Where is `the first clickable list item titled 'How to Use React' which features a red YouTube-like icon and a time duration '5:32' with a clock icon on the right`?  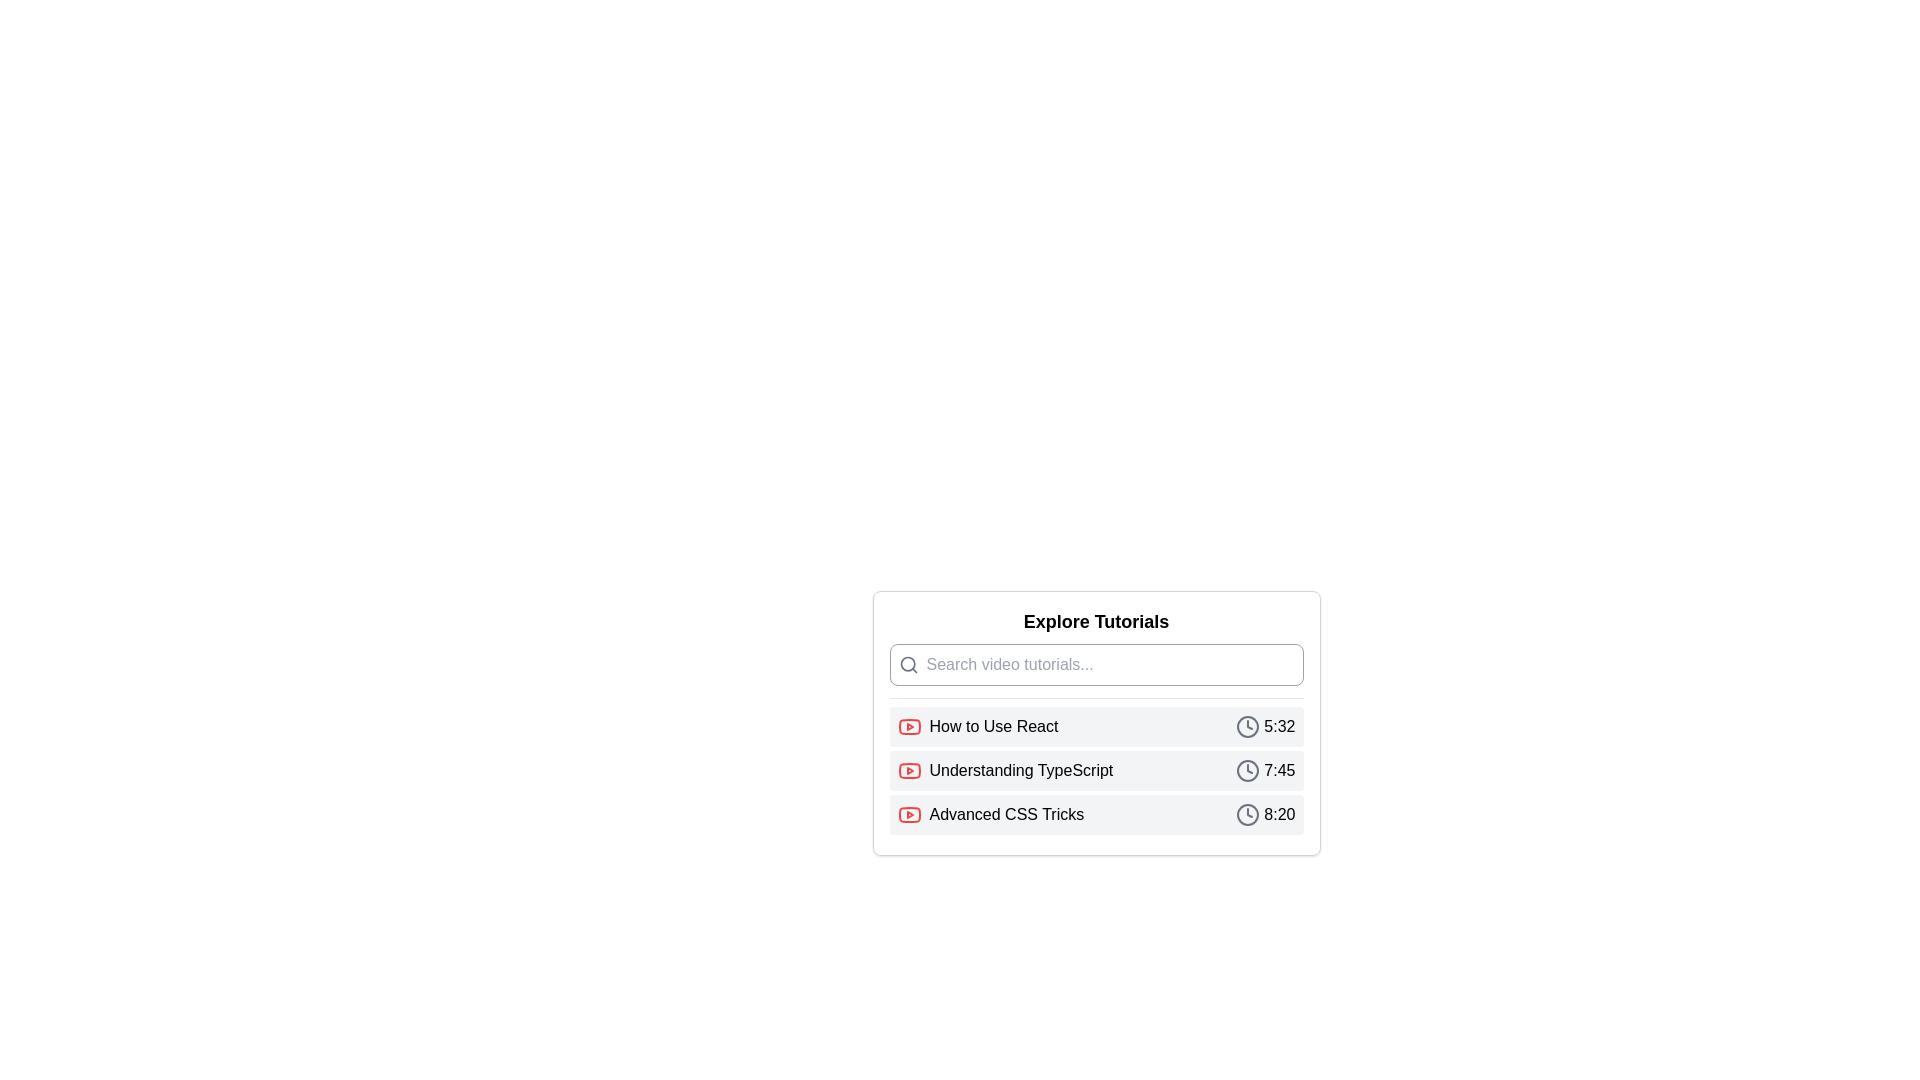 the first clickable list item titled 'How to Use React' which features a red YouTube-like icon and a time duration '5:32' with a clock icon on the right is located at coordinates (1095, 726).